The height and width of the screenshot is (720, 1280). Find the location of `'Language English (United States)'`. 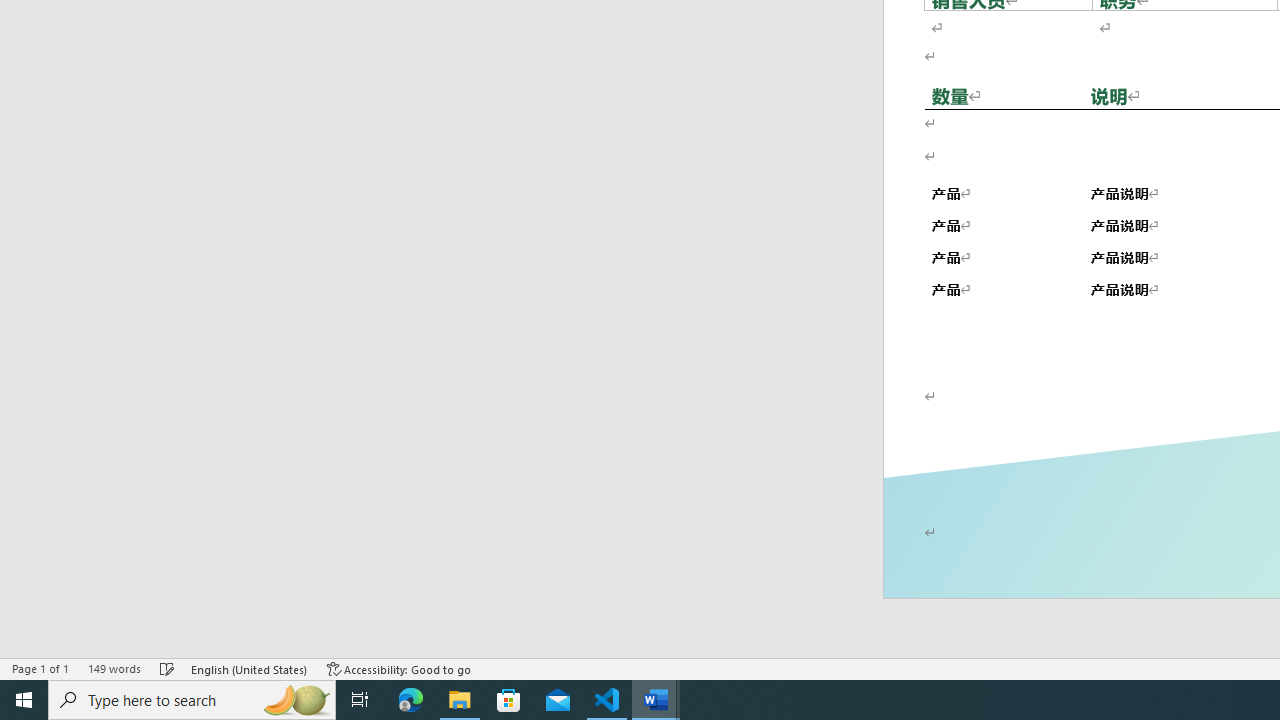

'Language English (United States)' is located at coordinates (249, 669).